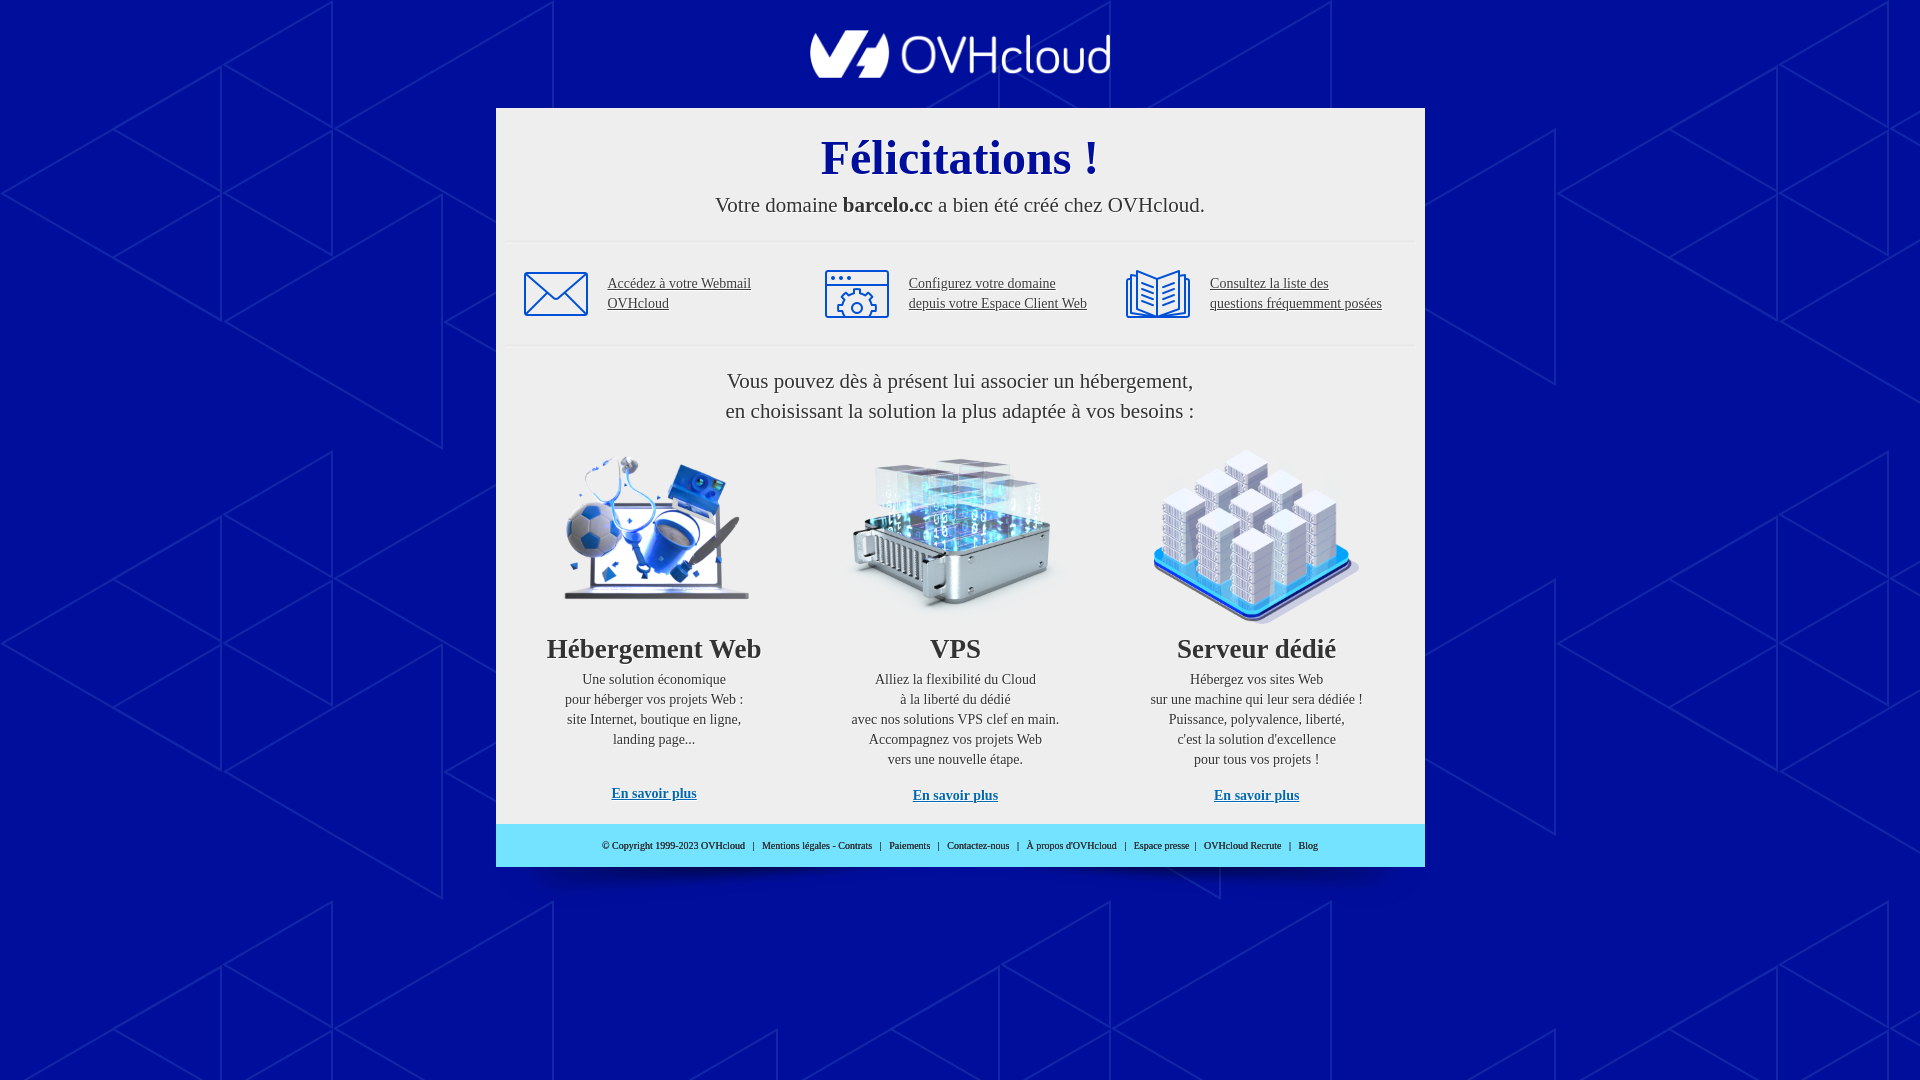 This screenshot has width=1920, height=1080. I want to click on 'En savoir plus', so click(653, 792).